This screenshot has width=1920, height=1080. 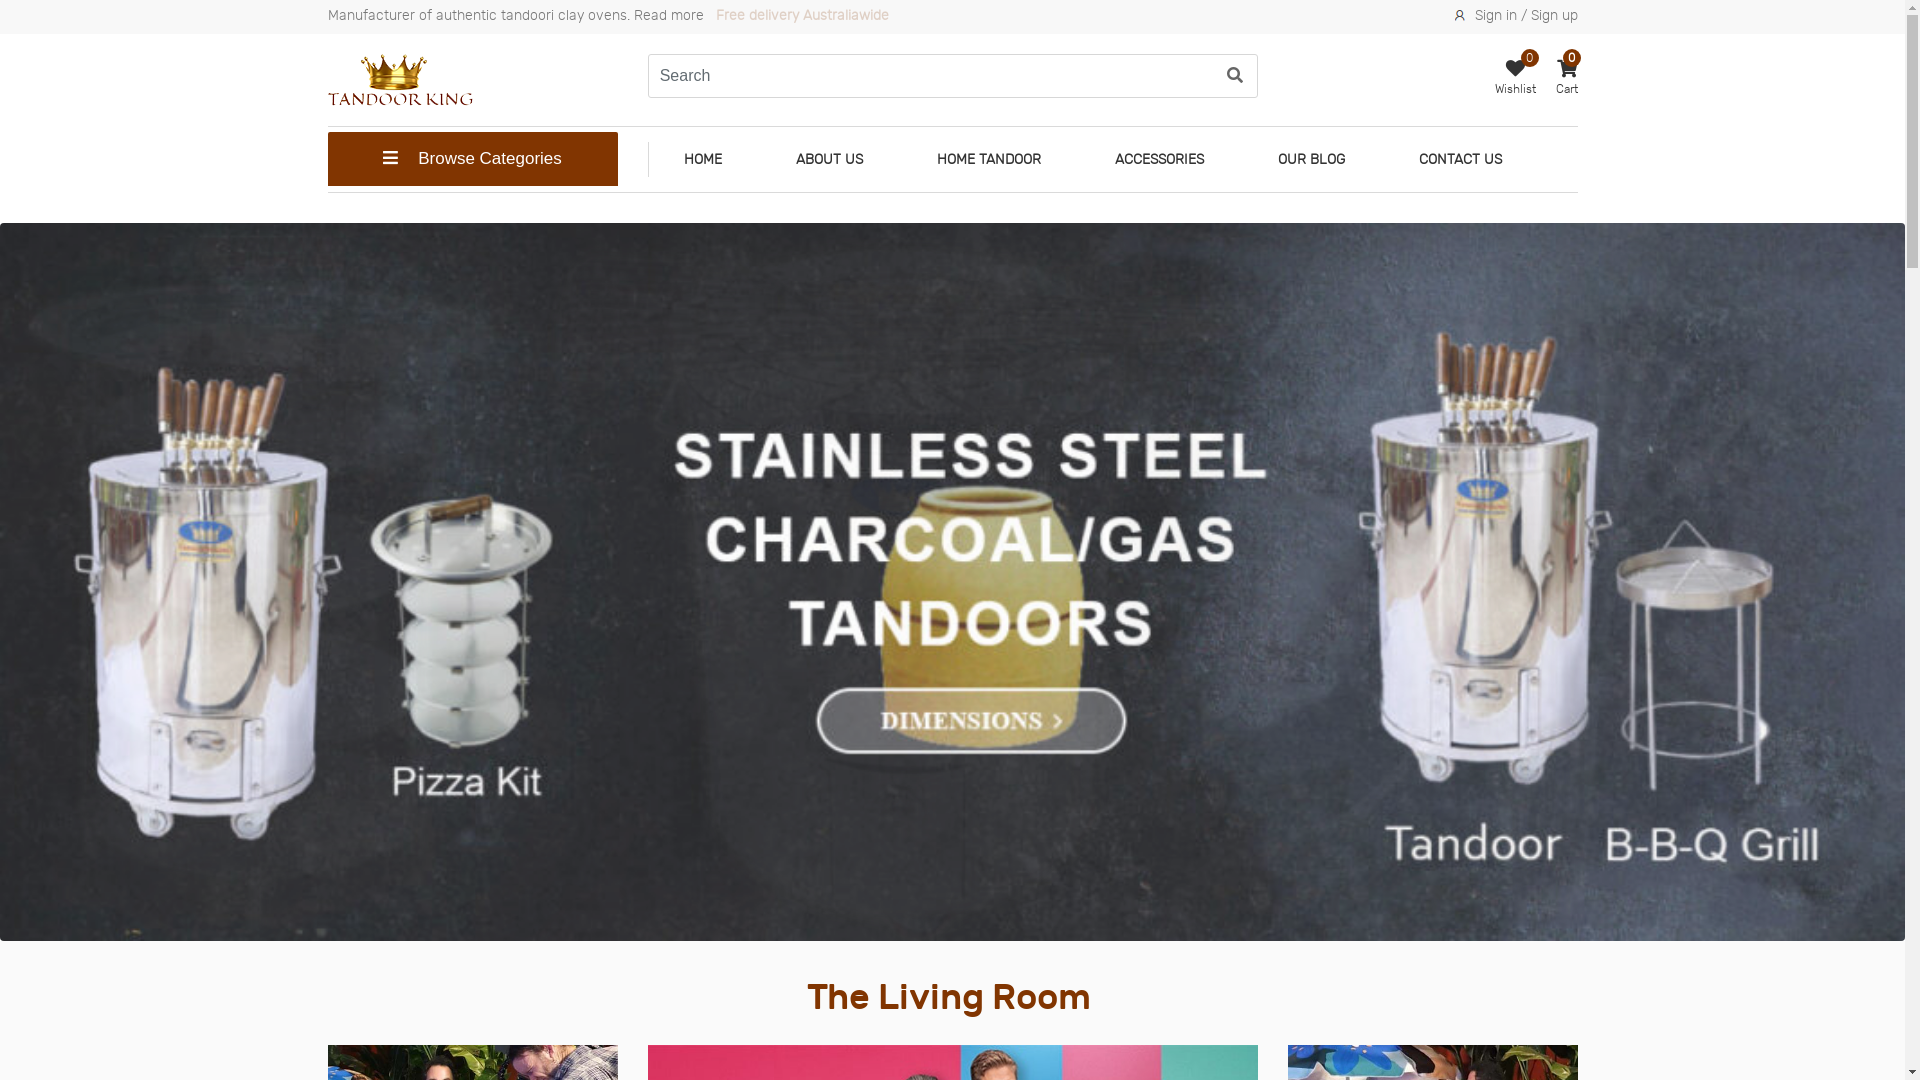 I want to click on 'Sign in / Sign up', so click(x=1473, y=15).